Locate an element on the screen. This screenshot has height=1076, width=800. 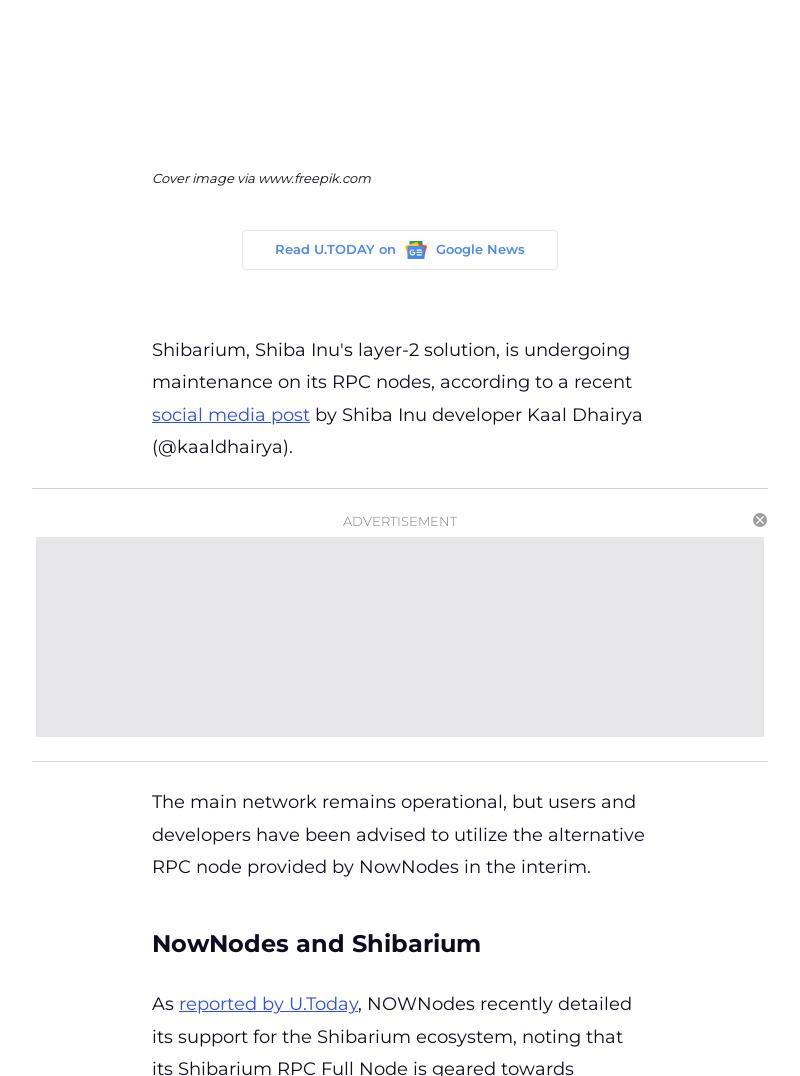
'reported by U.Today' is located at coordinates (268, 1003).